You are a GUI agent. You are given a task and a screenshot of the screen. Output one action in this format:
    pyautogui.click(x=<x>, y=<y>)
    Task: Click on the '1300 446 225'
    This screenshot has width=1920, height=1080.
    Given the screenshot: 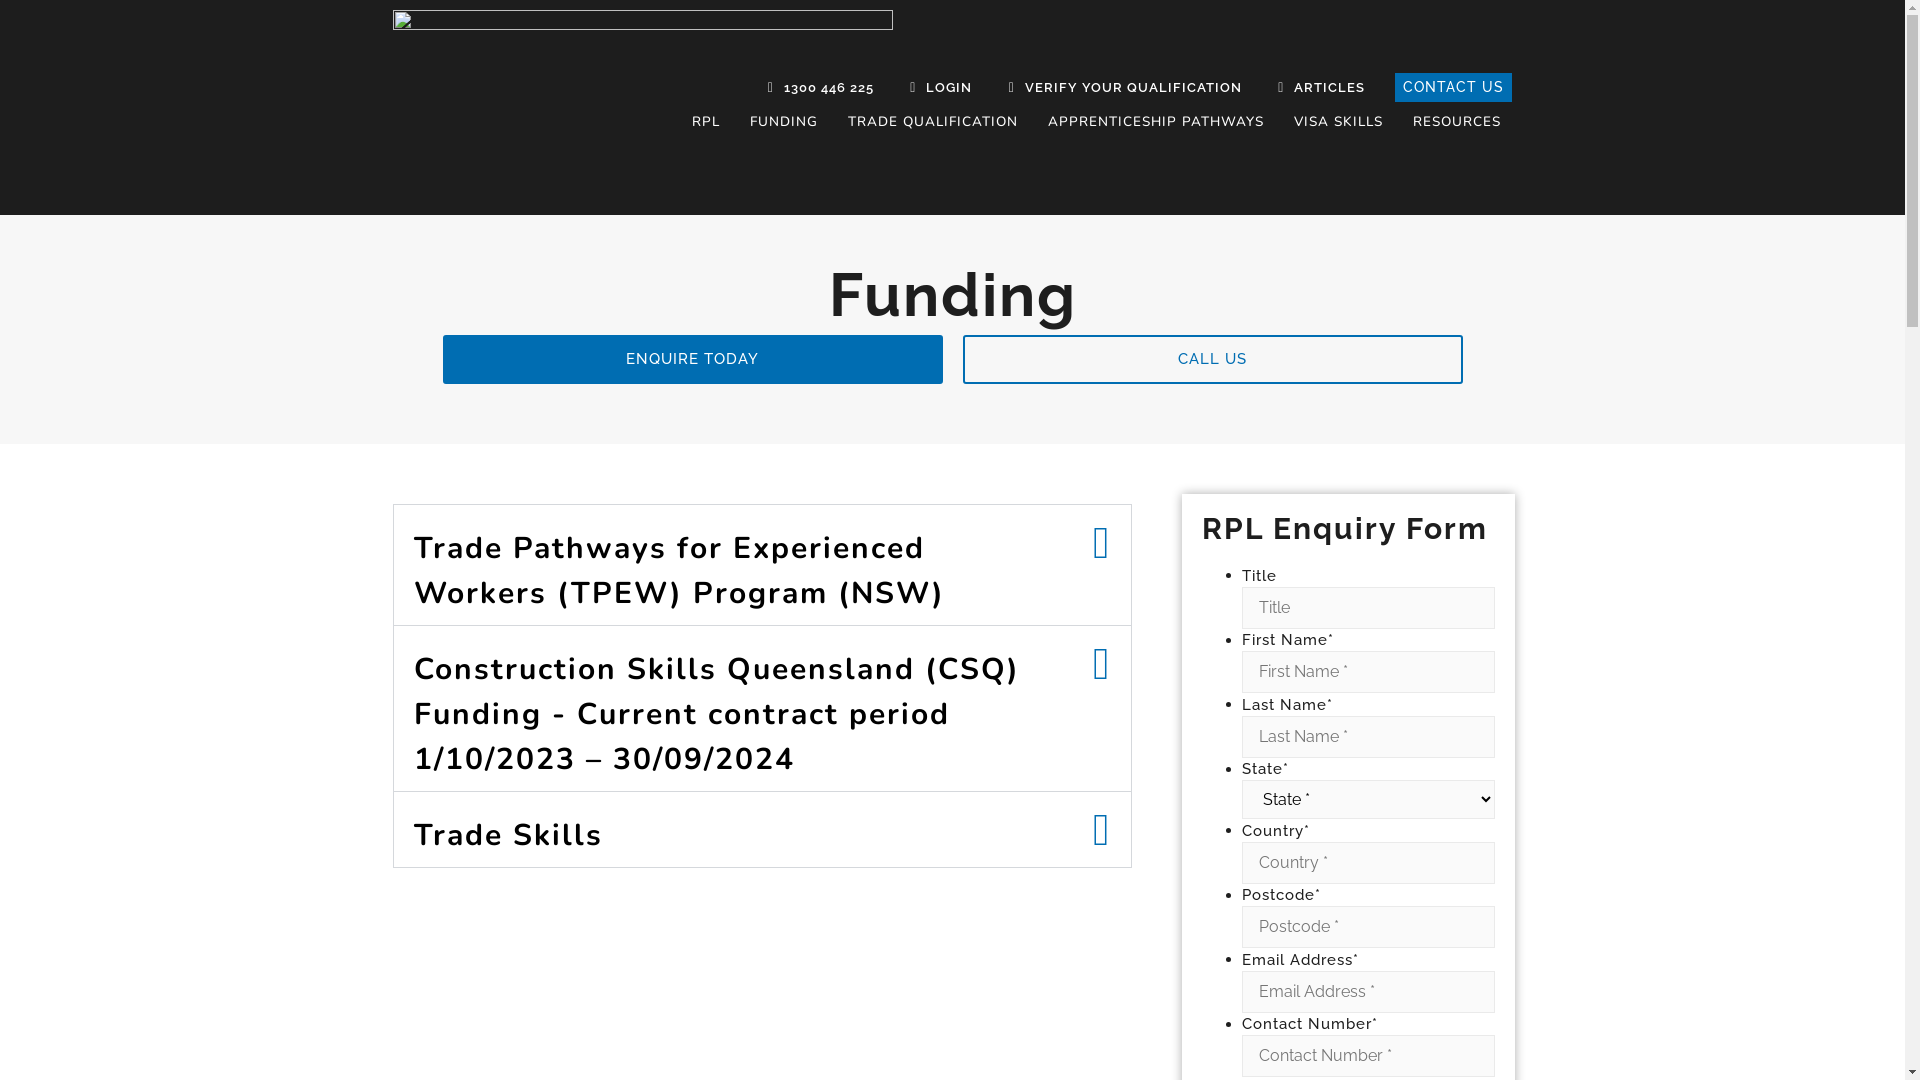 What is the action you would take?
    pyautogui.click(x=754, y=87)
    